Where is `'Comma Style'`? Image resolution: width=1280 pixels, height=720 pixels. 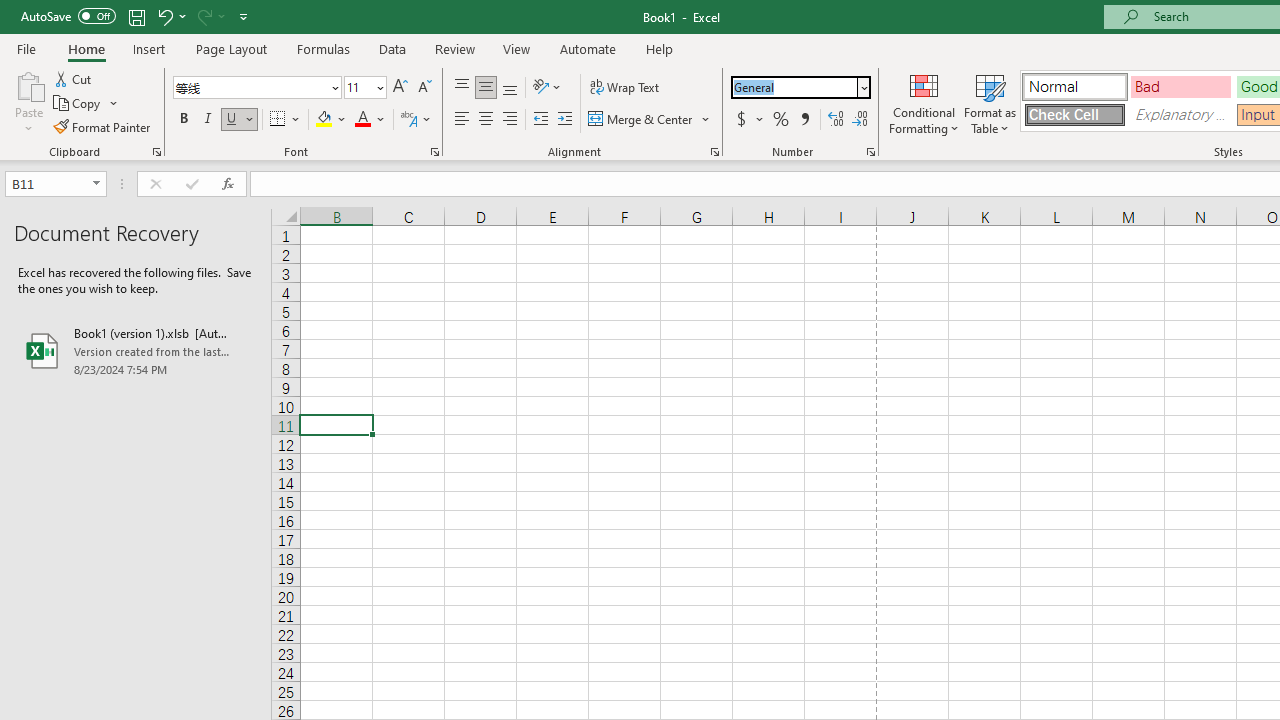 'Comma Style' is located at coordinates (805, 119).